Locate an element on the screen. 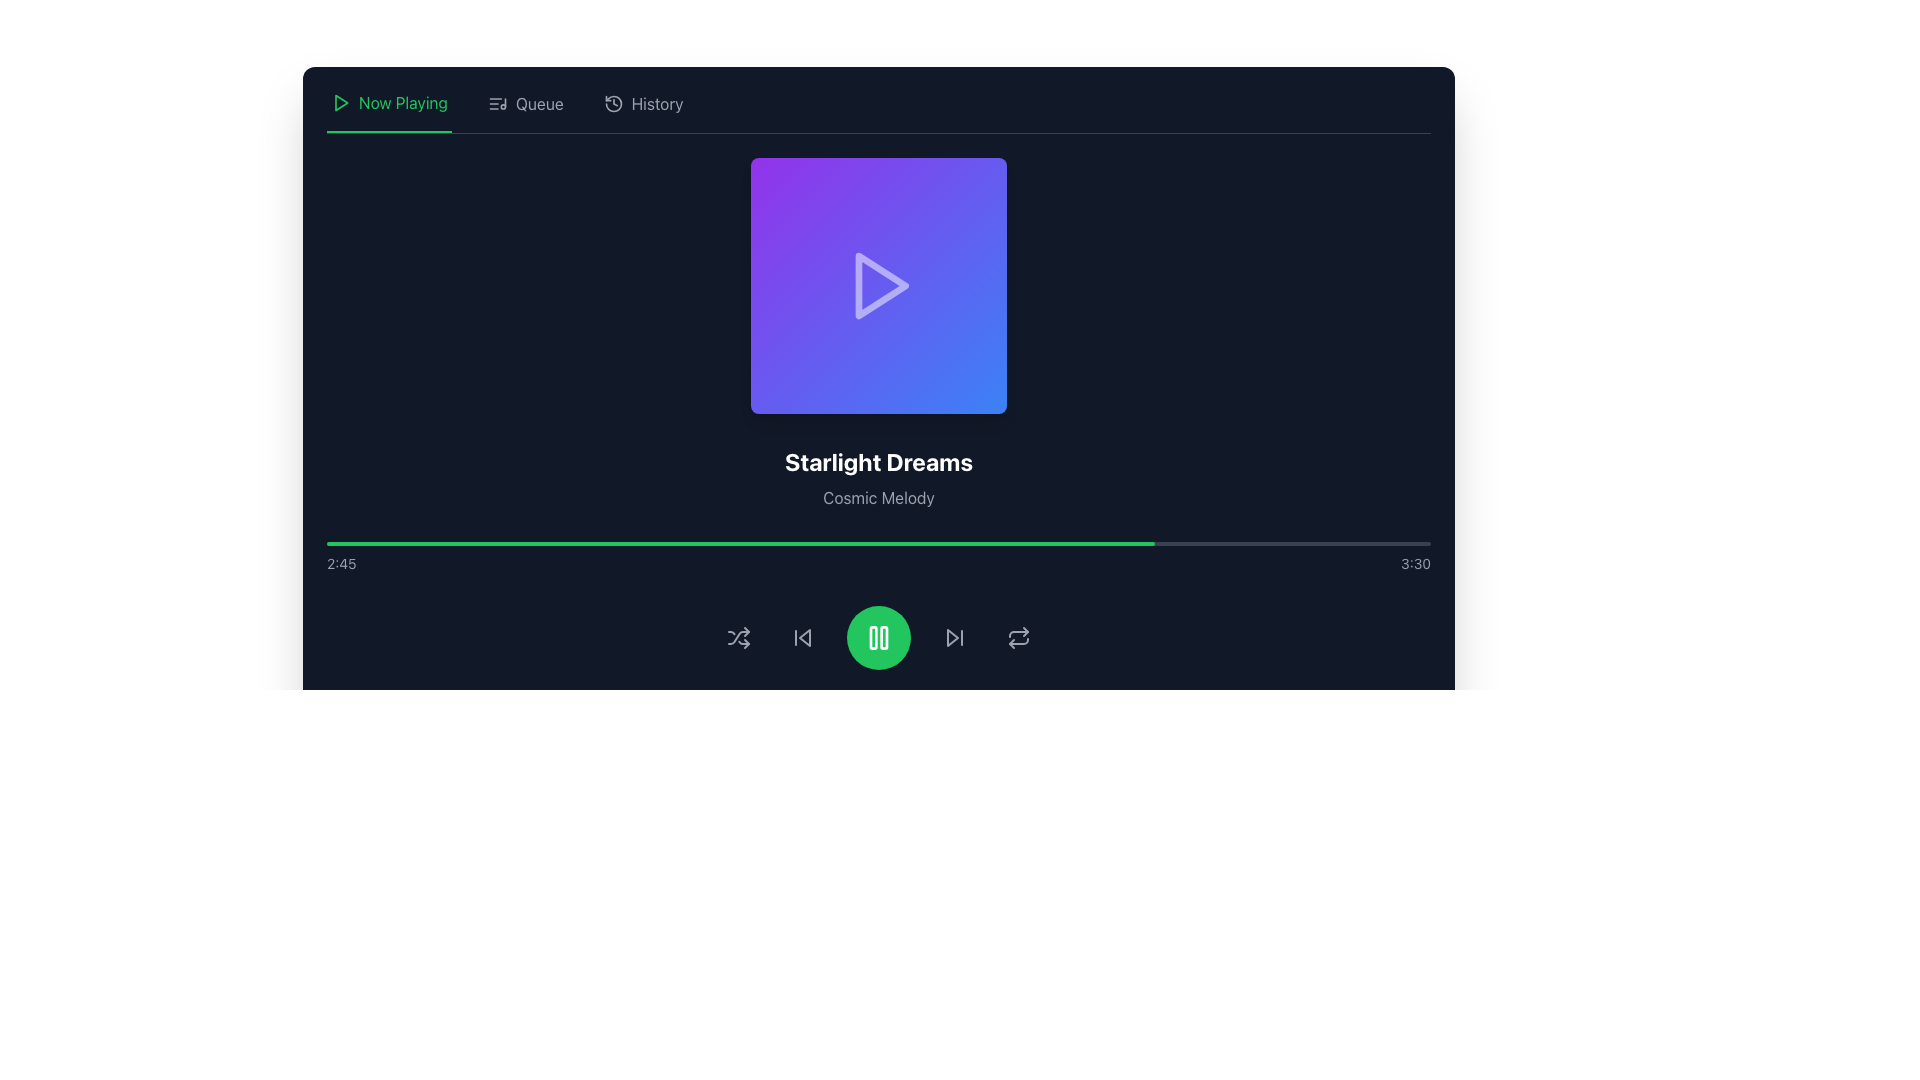 The image size is (1920, 1080). the static text label displaying 'Starlight Dreams' in bold, large white font, located above 'Cosmic Melody' and below the play button icon is located at coordinates (878, 462).